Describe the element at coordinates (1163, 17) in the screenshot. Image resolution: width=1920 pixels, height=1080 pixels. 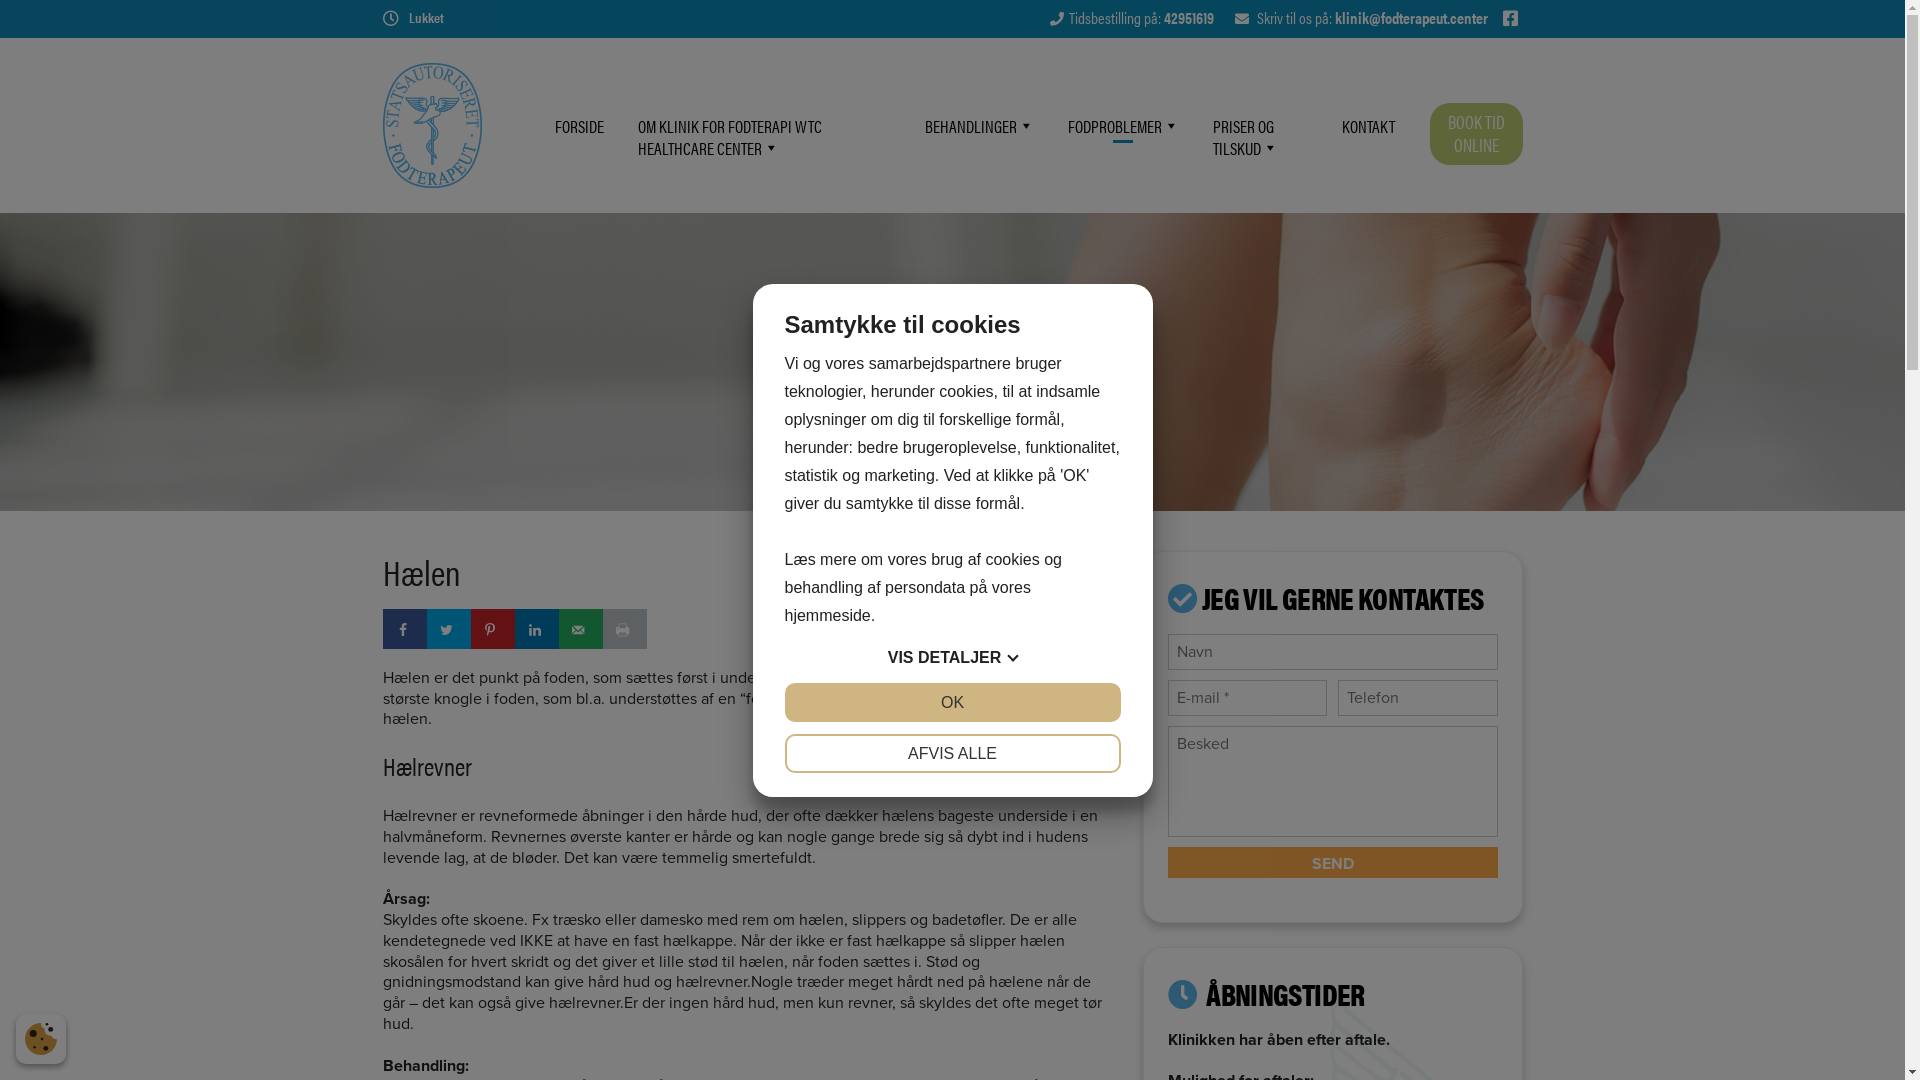
I see `'42951619'` at that location.